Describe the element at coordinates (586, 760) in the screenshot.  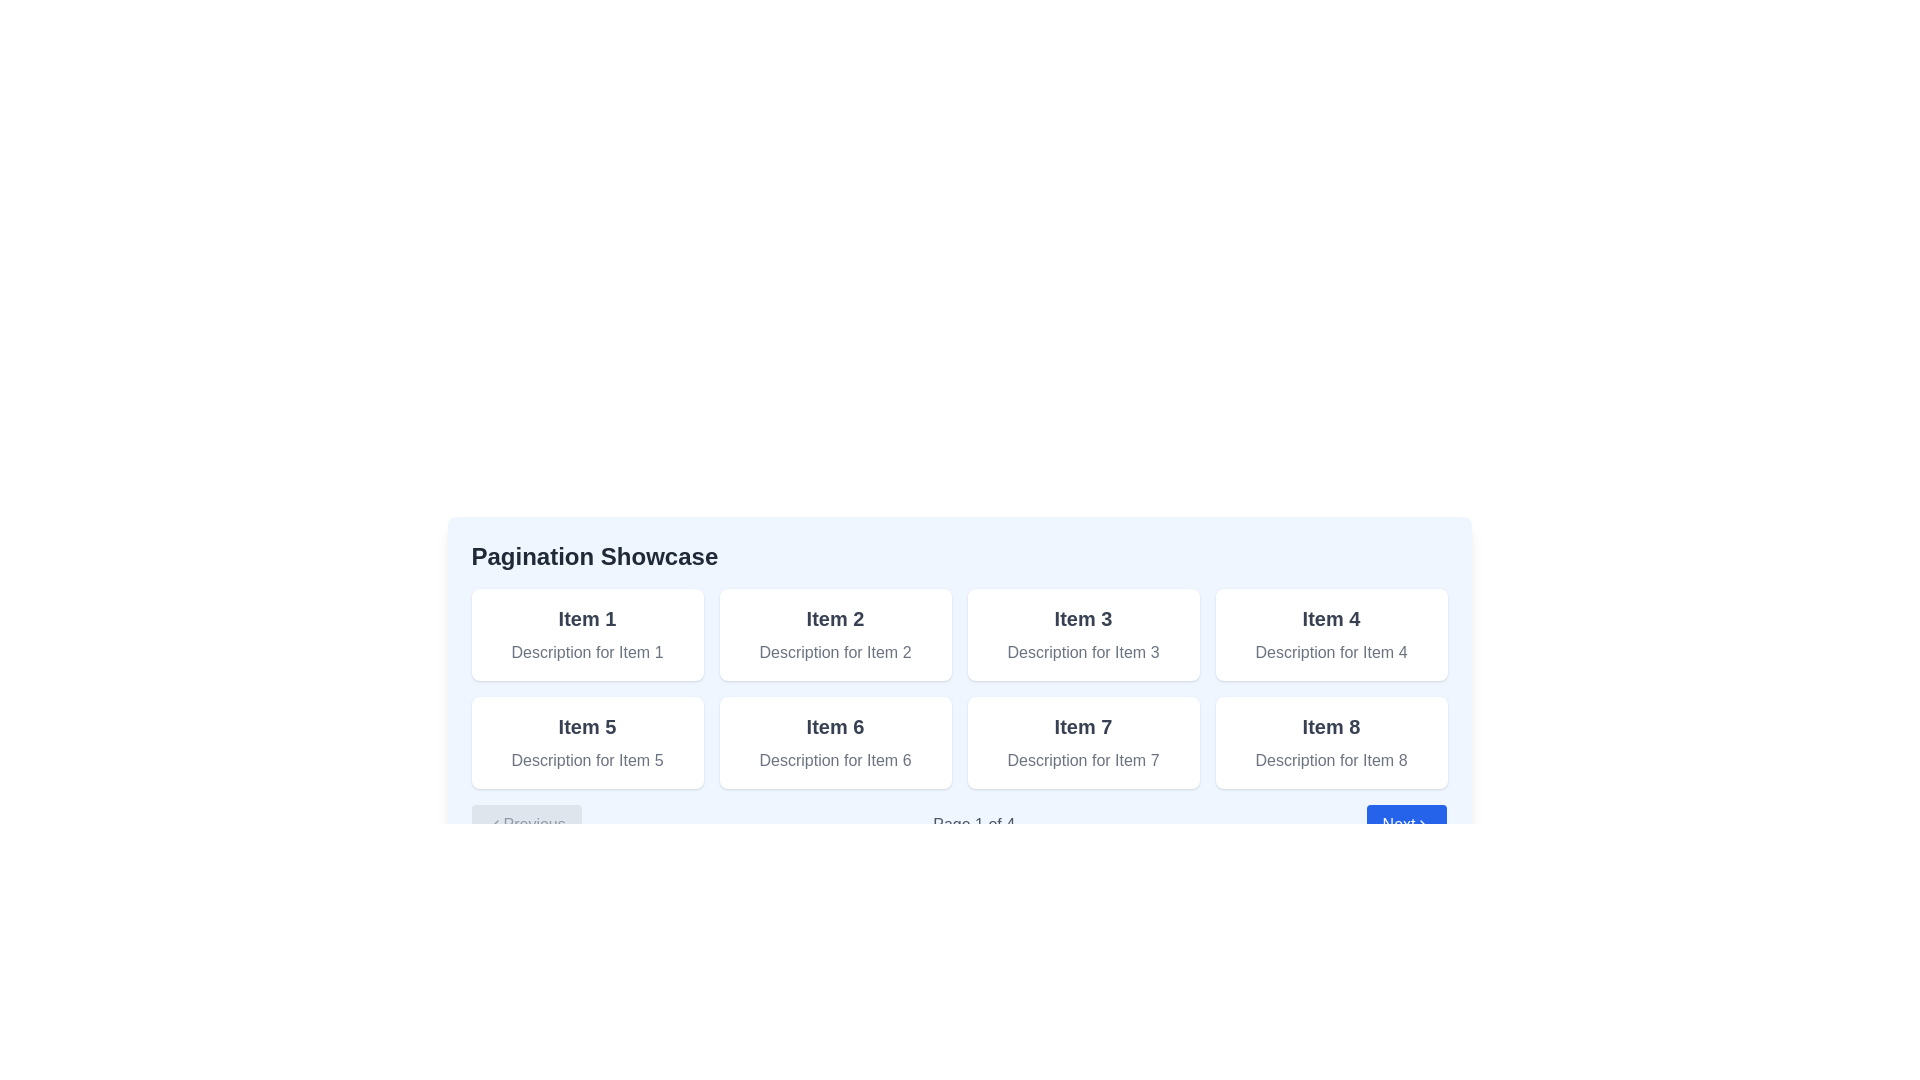
I see `text label displaying 'Description for Item 5', which is styled in gray font and is located below the header 'Item 5' within a card interface` at that location.